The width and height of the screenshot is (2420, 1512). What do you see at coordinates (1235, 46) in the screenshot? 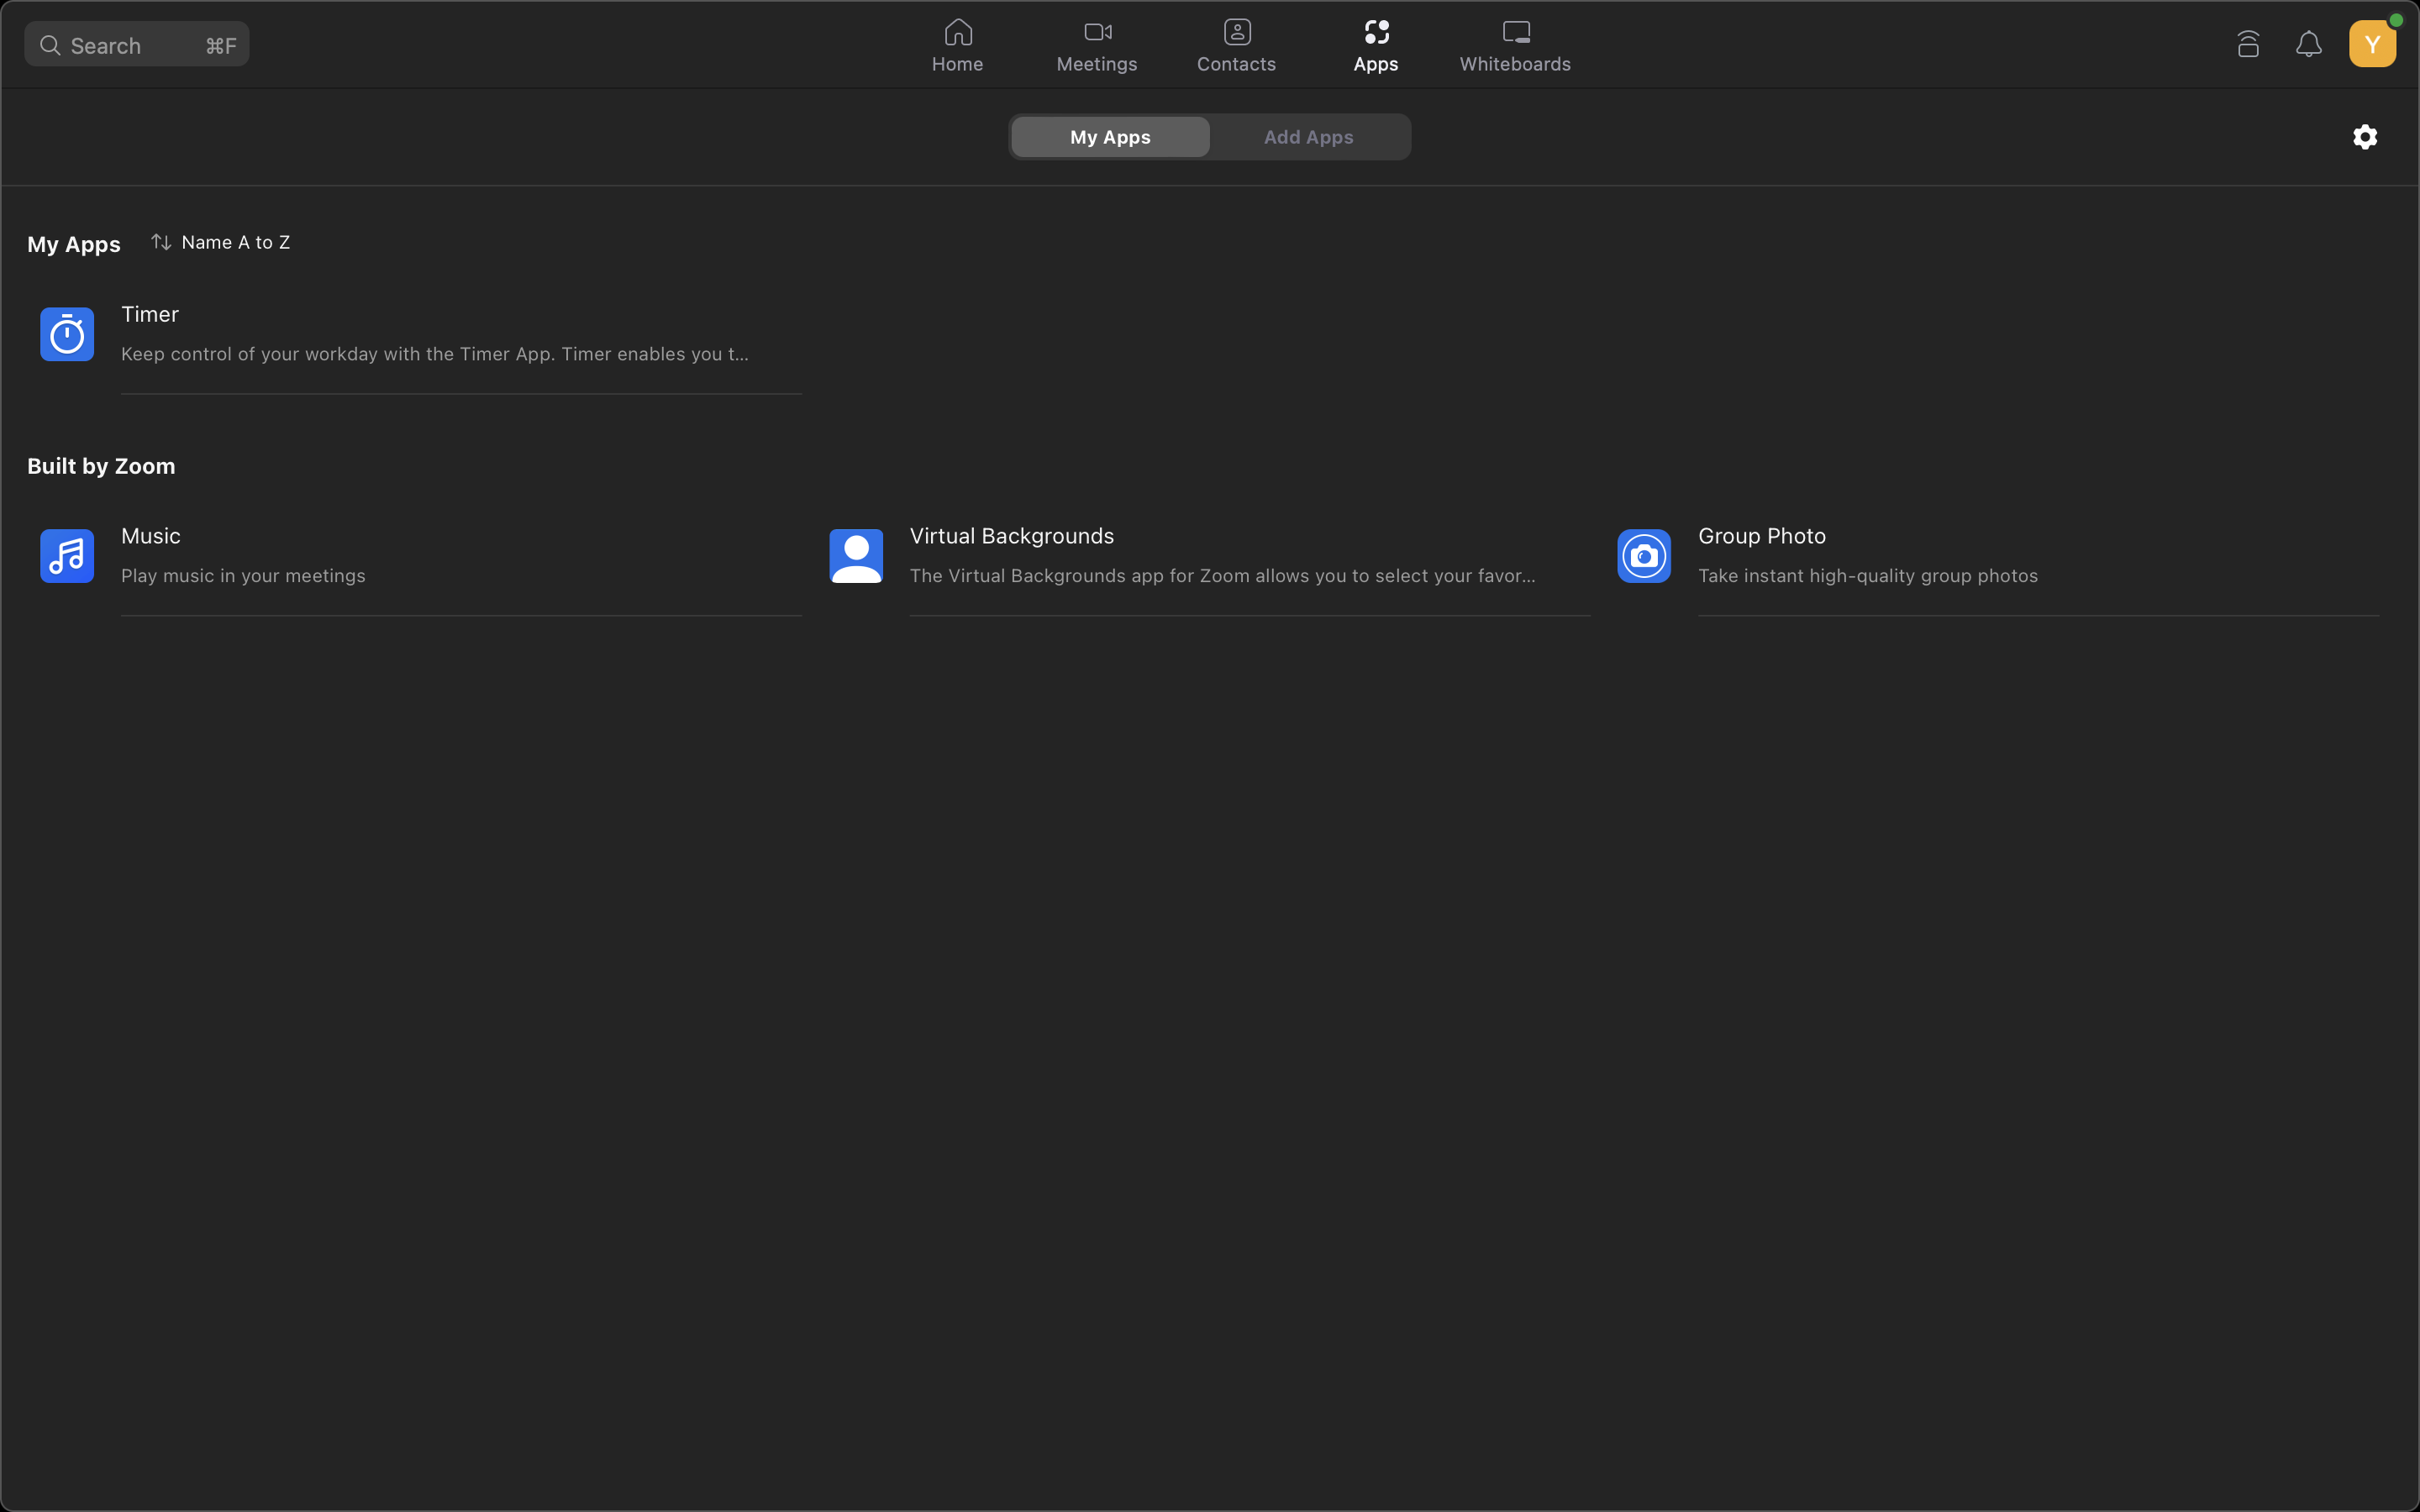
I see `Navigate and search "Indiana Jones" in the digital contacts directory` at bounding box center [1235, 46].